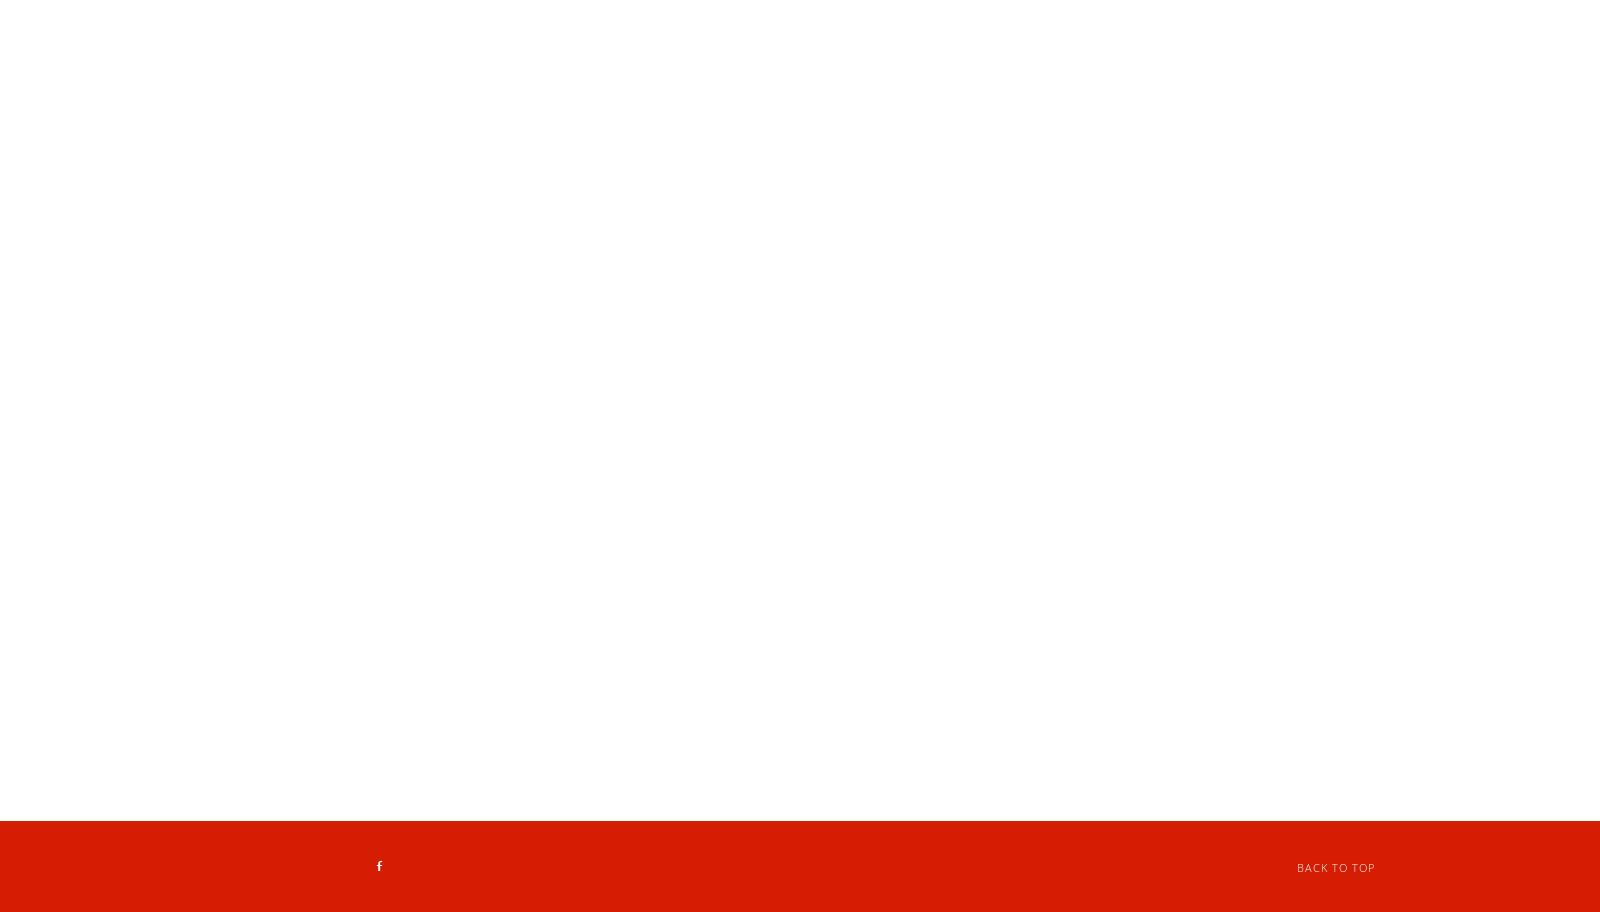  What do you see at coordinates (467, 526) in the screenshot?
I see `'2 Liter Soda $3.99'` at bounding box center [467, 526].